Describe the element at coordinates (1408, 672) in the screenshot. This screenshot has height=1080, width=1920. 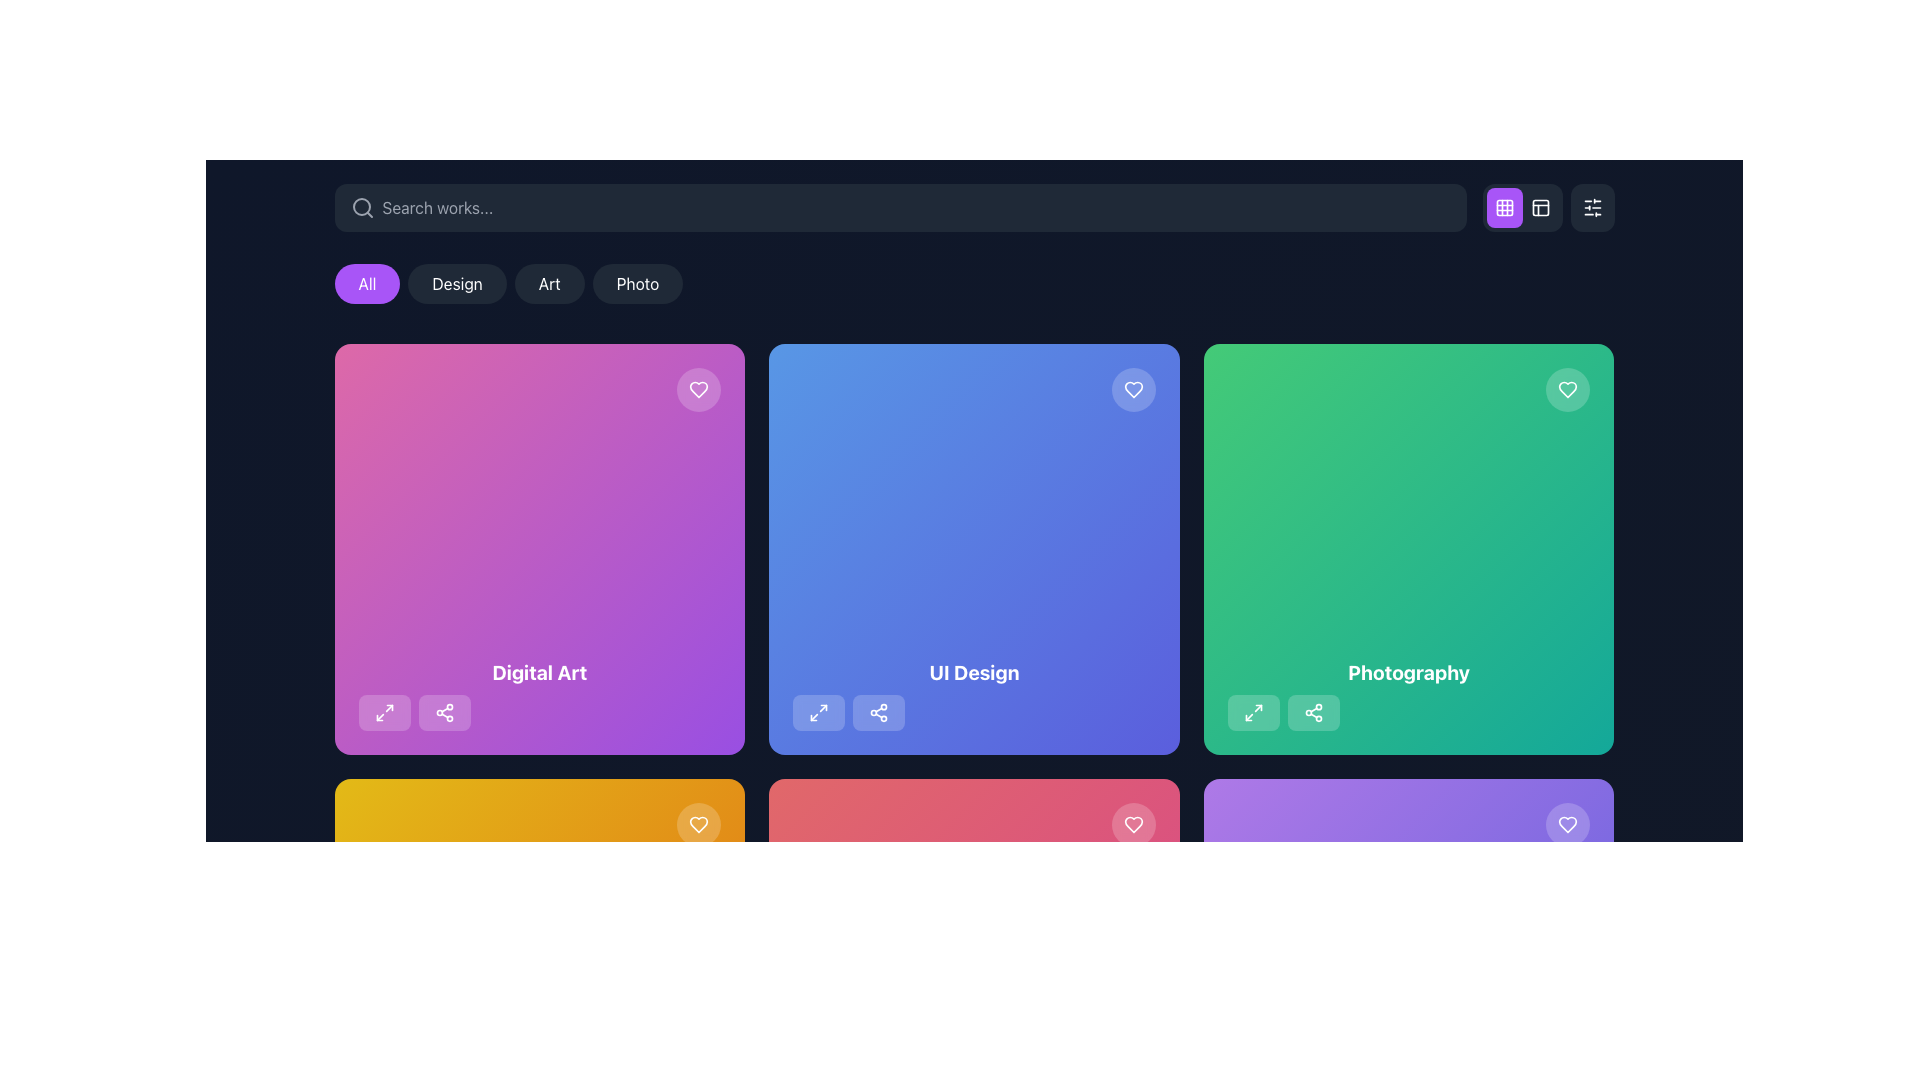
I see `the 'Photography' text label located at the bottom of the green card, which describes the content category` at that location.